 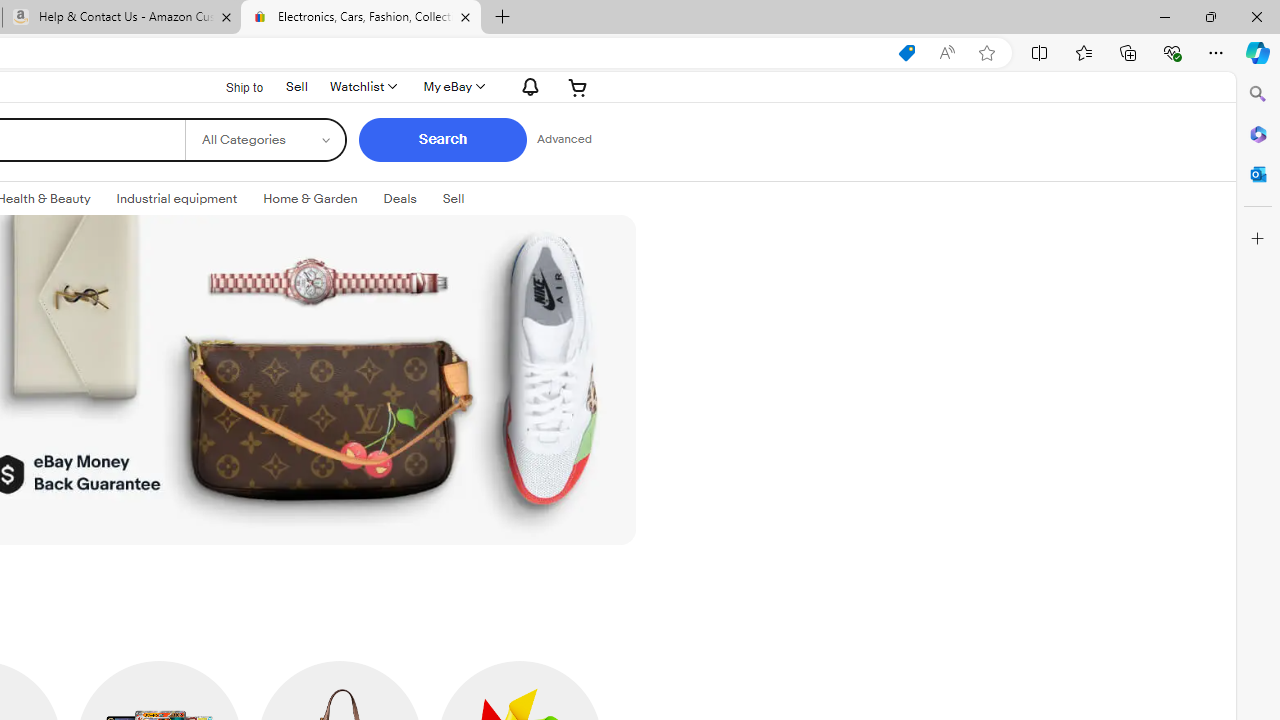 I want to click on 'Expand Cart', so click(x=577, y=85).